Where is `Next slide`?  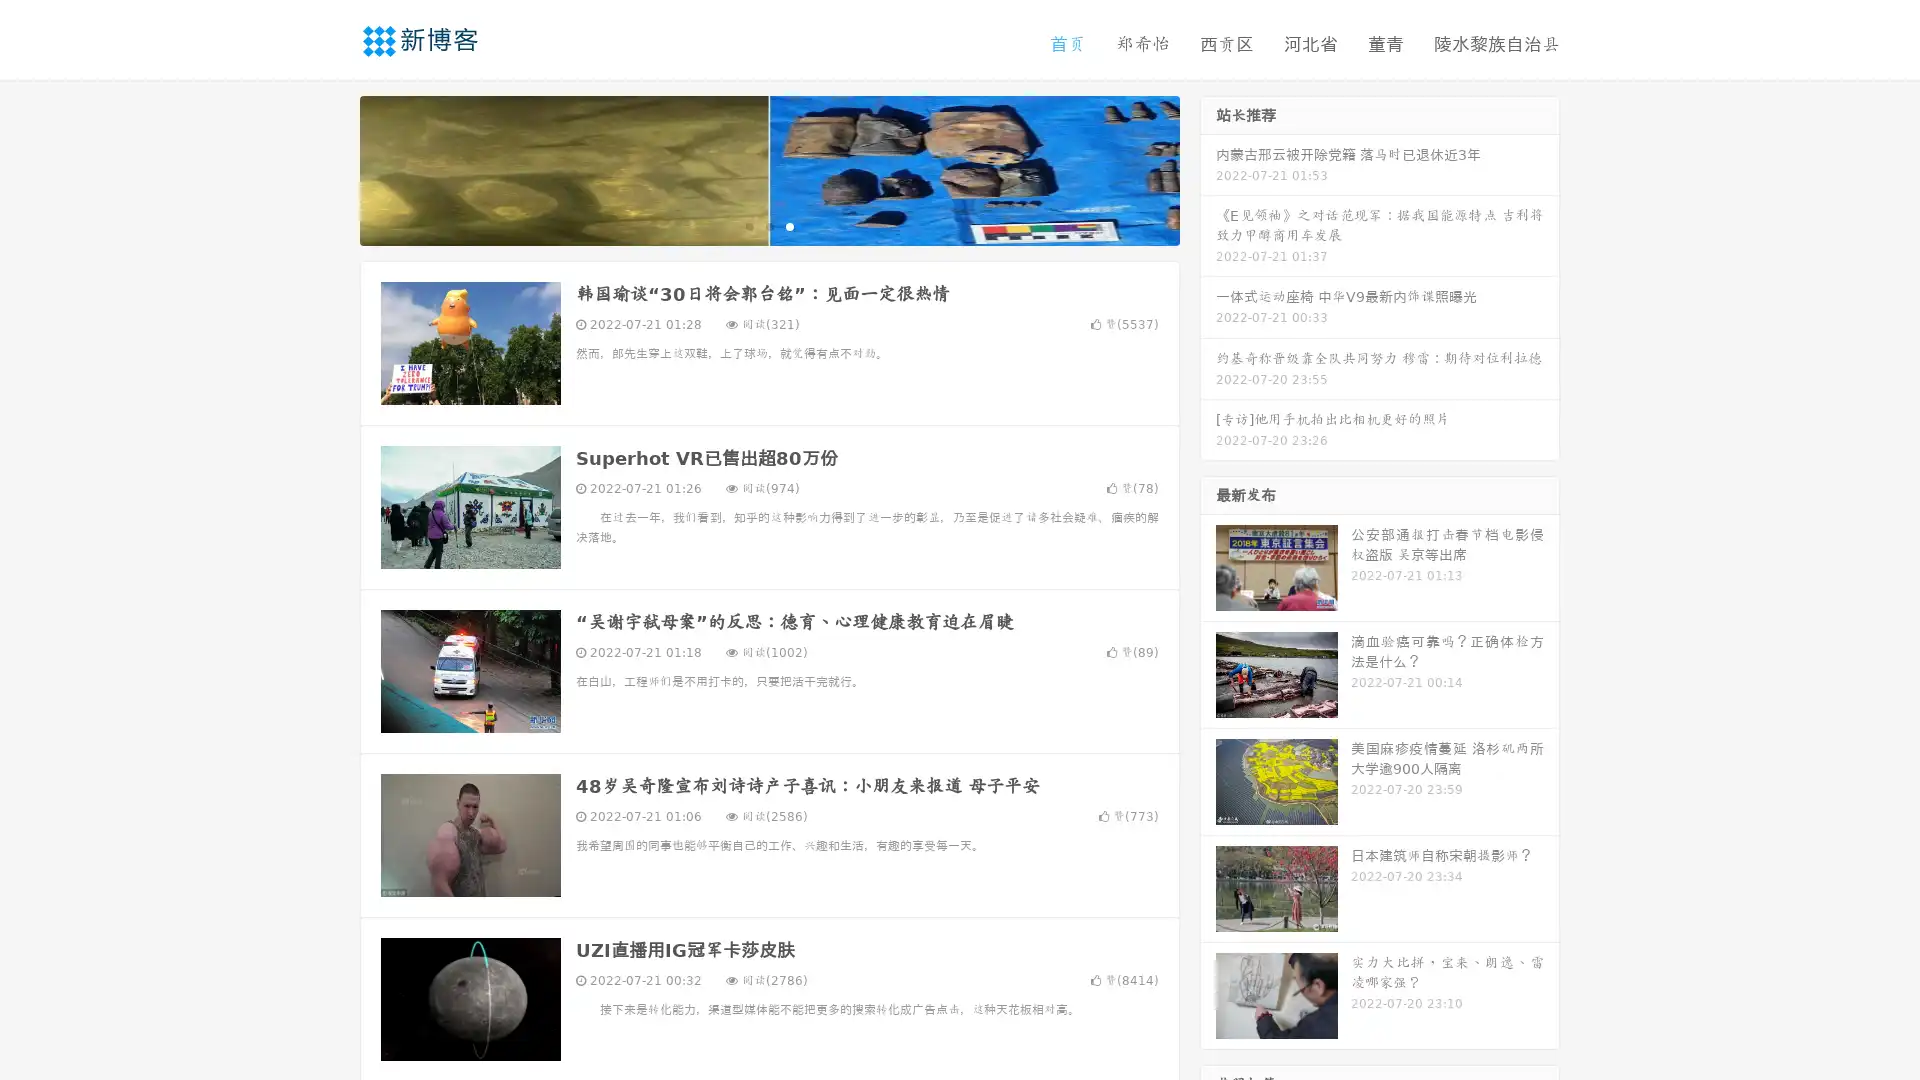
Next slide is located at coordinates (1208, 168).